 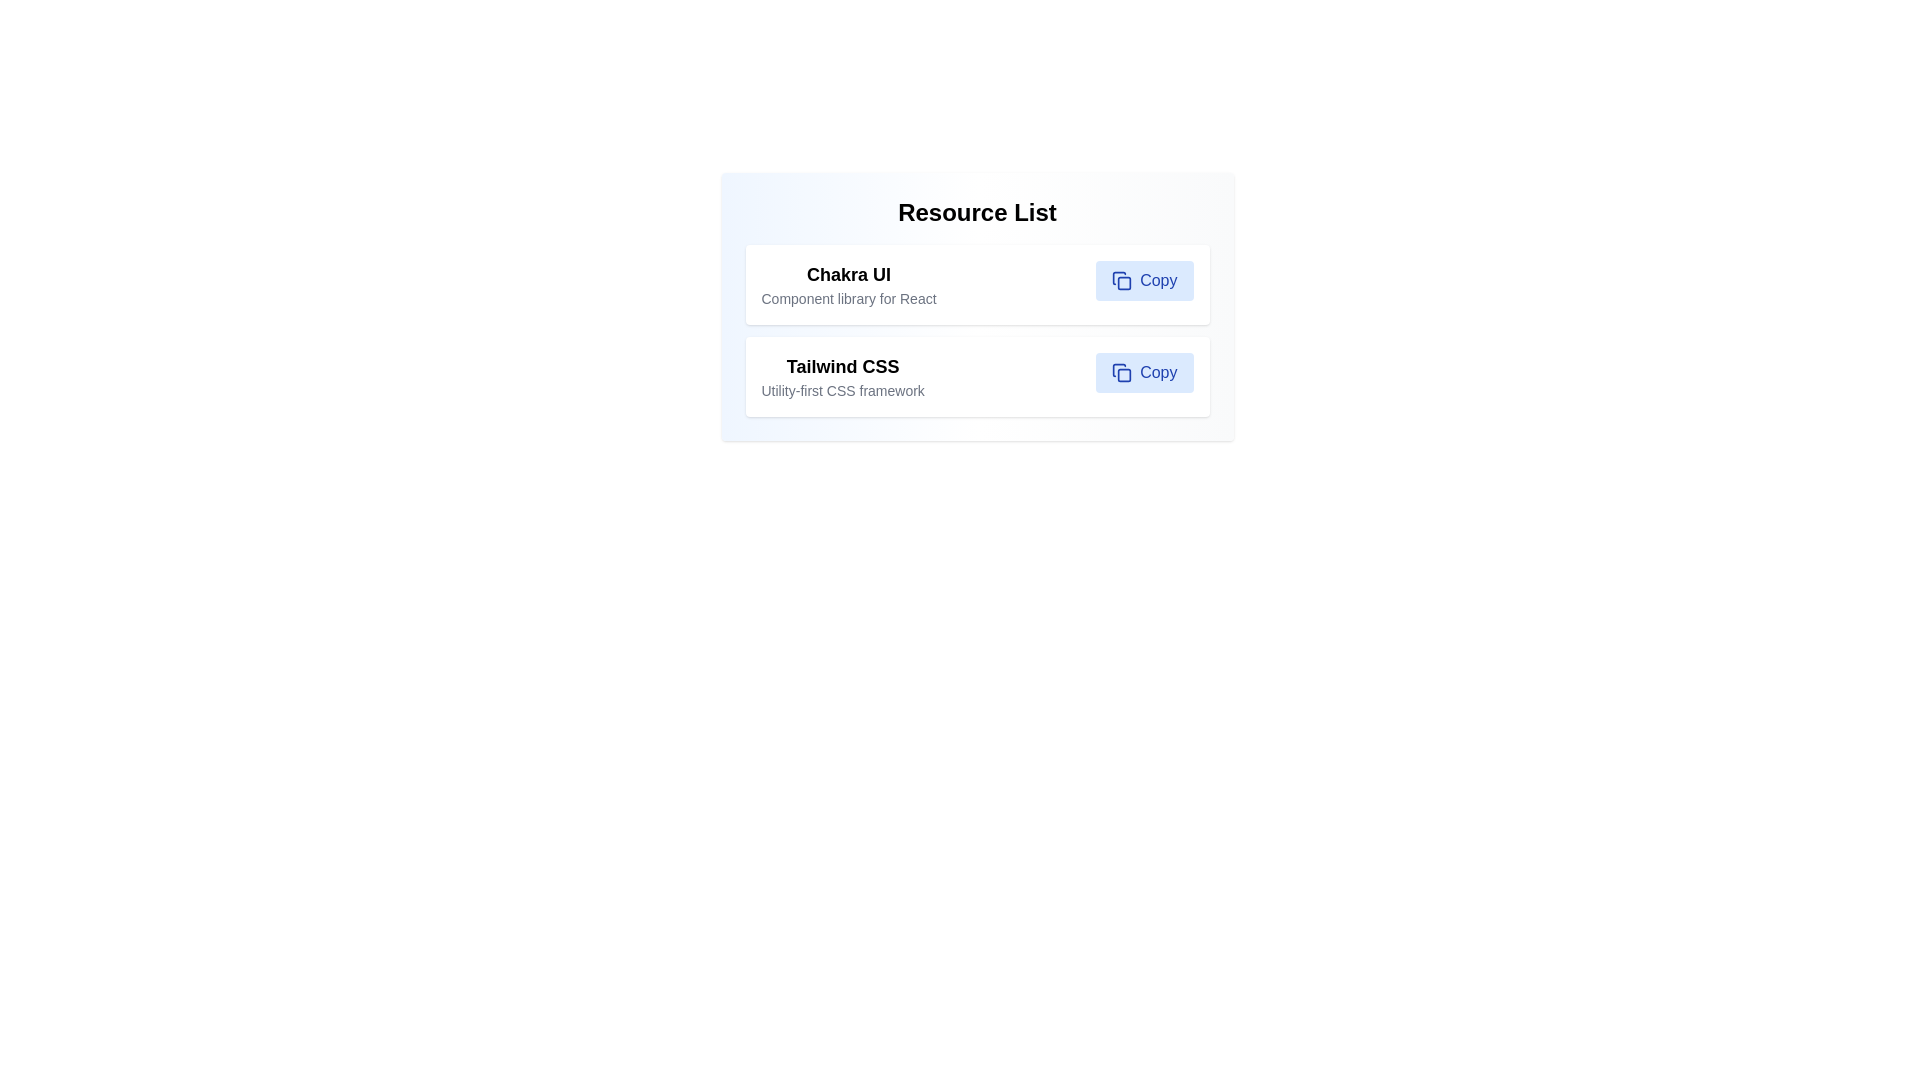 I want to click on the 'Copy' button with a light blue background and blue text, located under the 'Tailwind CSS' heading, so click(x=1144, y=373).